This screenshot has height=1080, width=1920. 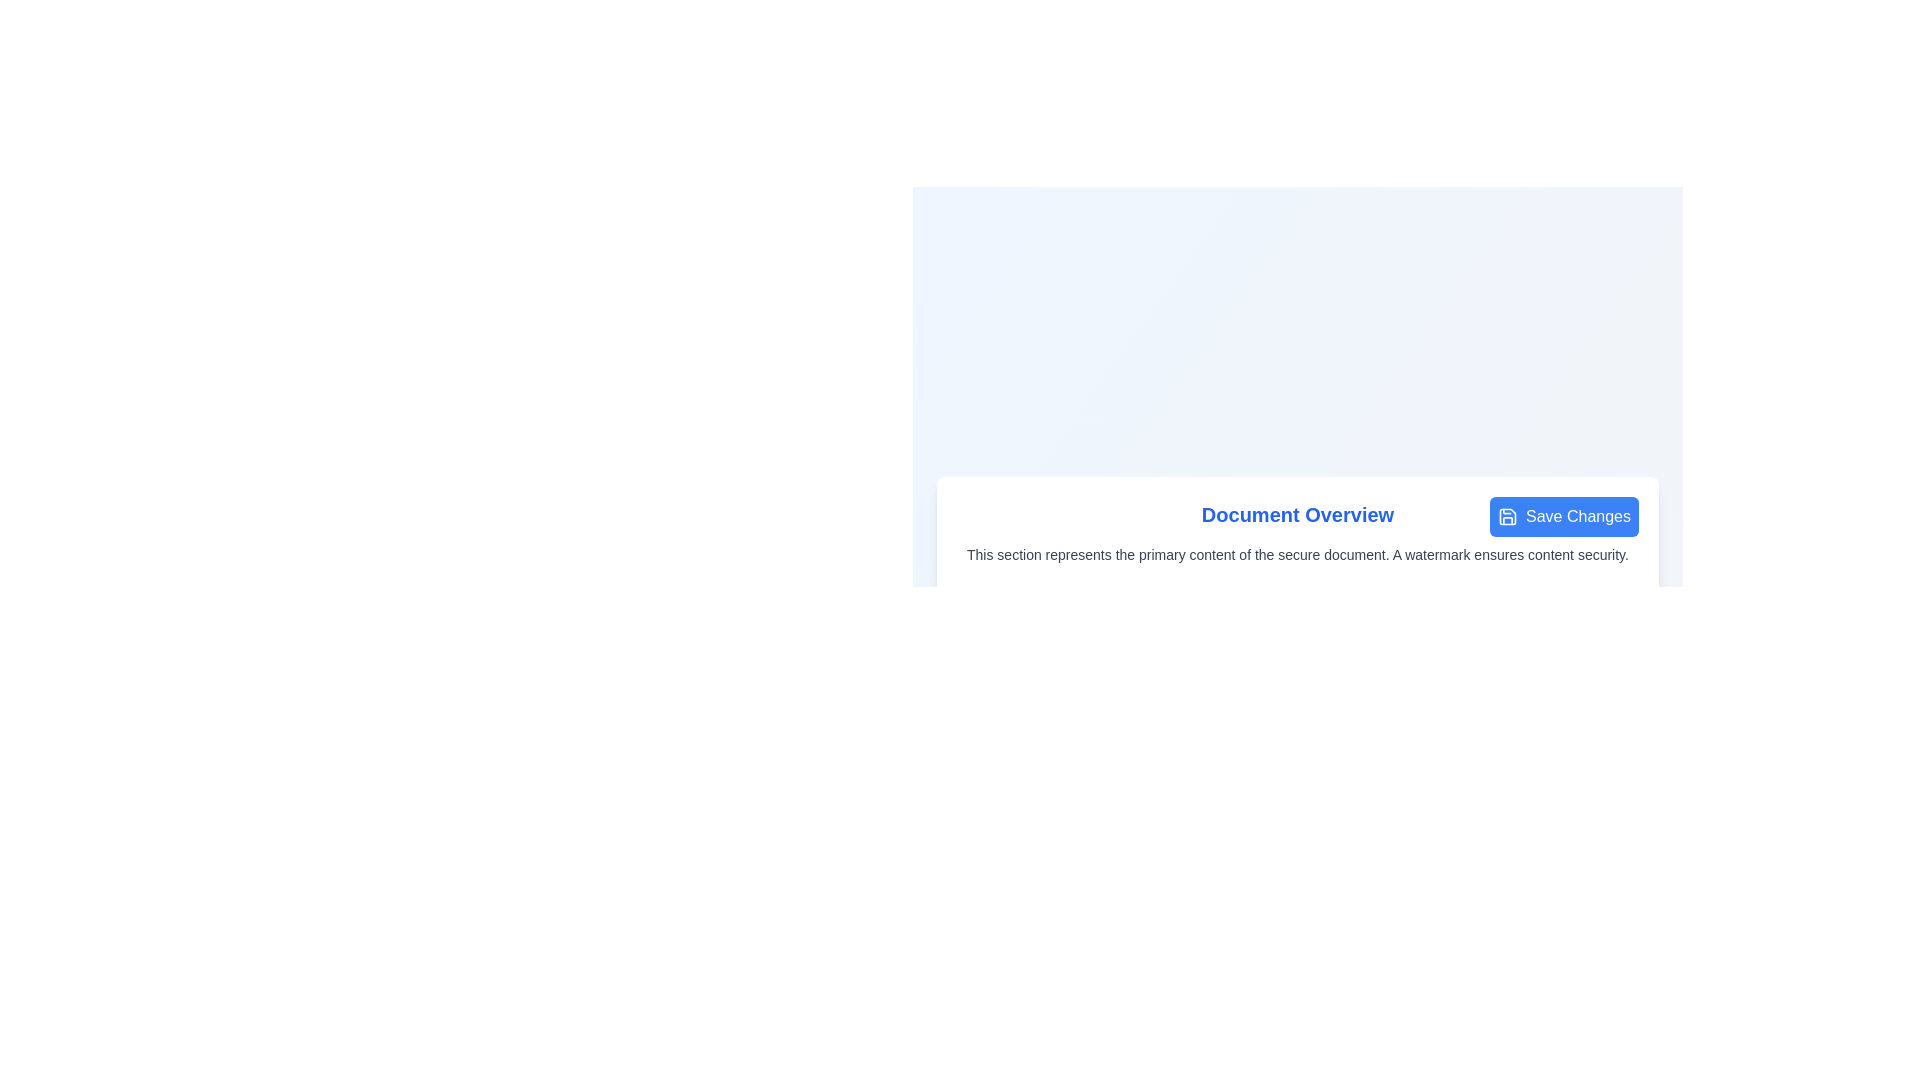 I want to click on save icon element, which is a graphical representation of a floppy disk located within the 'Save Changes' button, styled with a blue background and white text, so click(x=1507, y=515).